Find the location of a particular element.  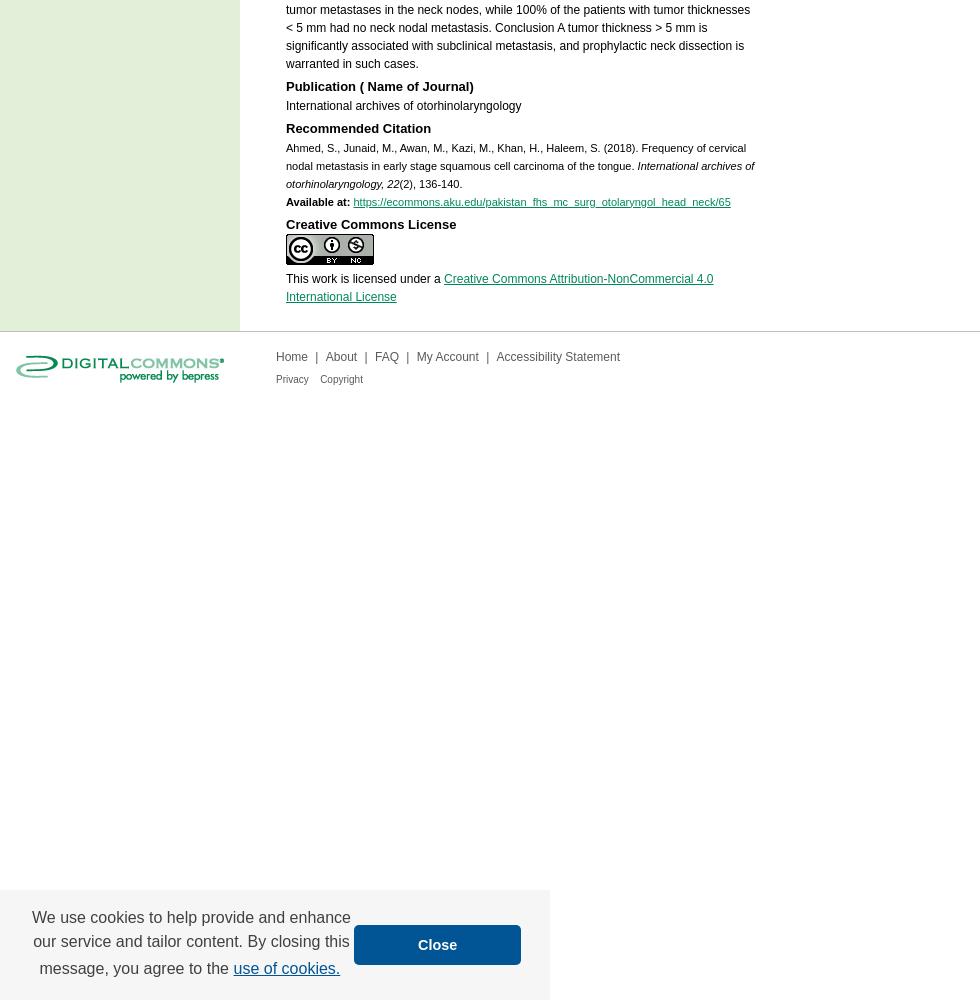

'use of cookies.' is located at coordinates (286, 966).